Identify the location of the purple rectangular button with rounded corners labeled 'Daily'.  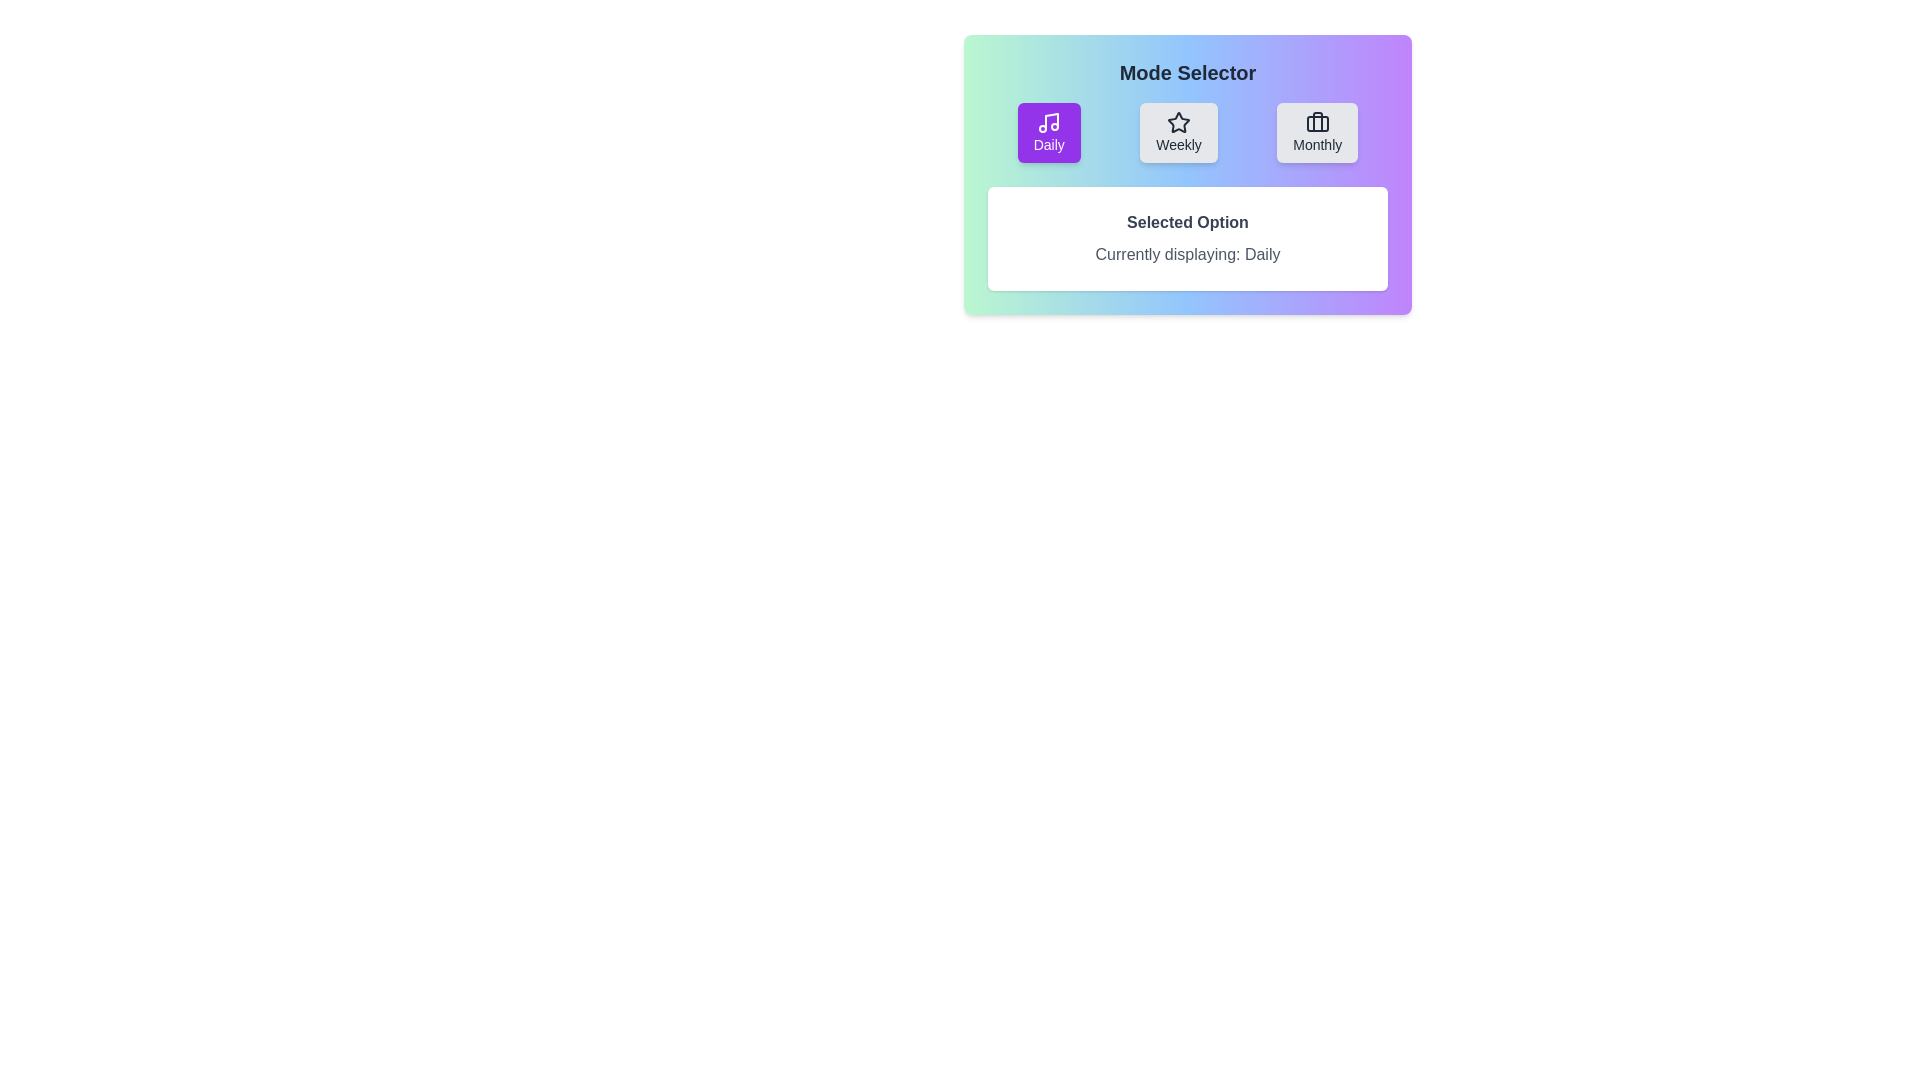
(1048, 132).